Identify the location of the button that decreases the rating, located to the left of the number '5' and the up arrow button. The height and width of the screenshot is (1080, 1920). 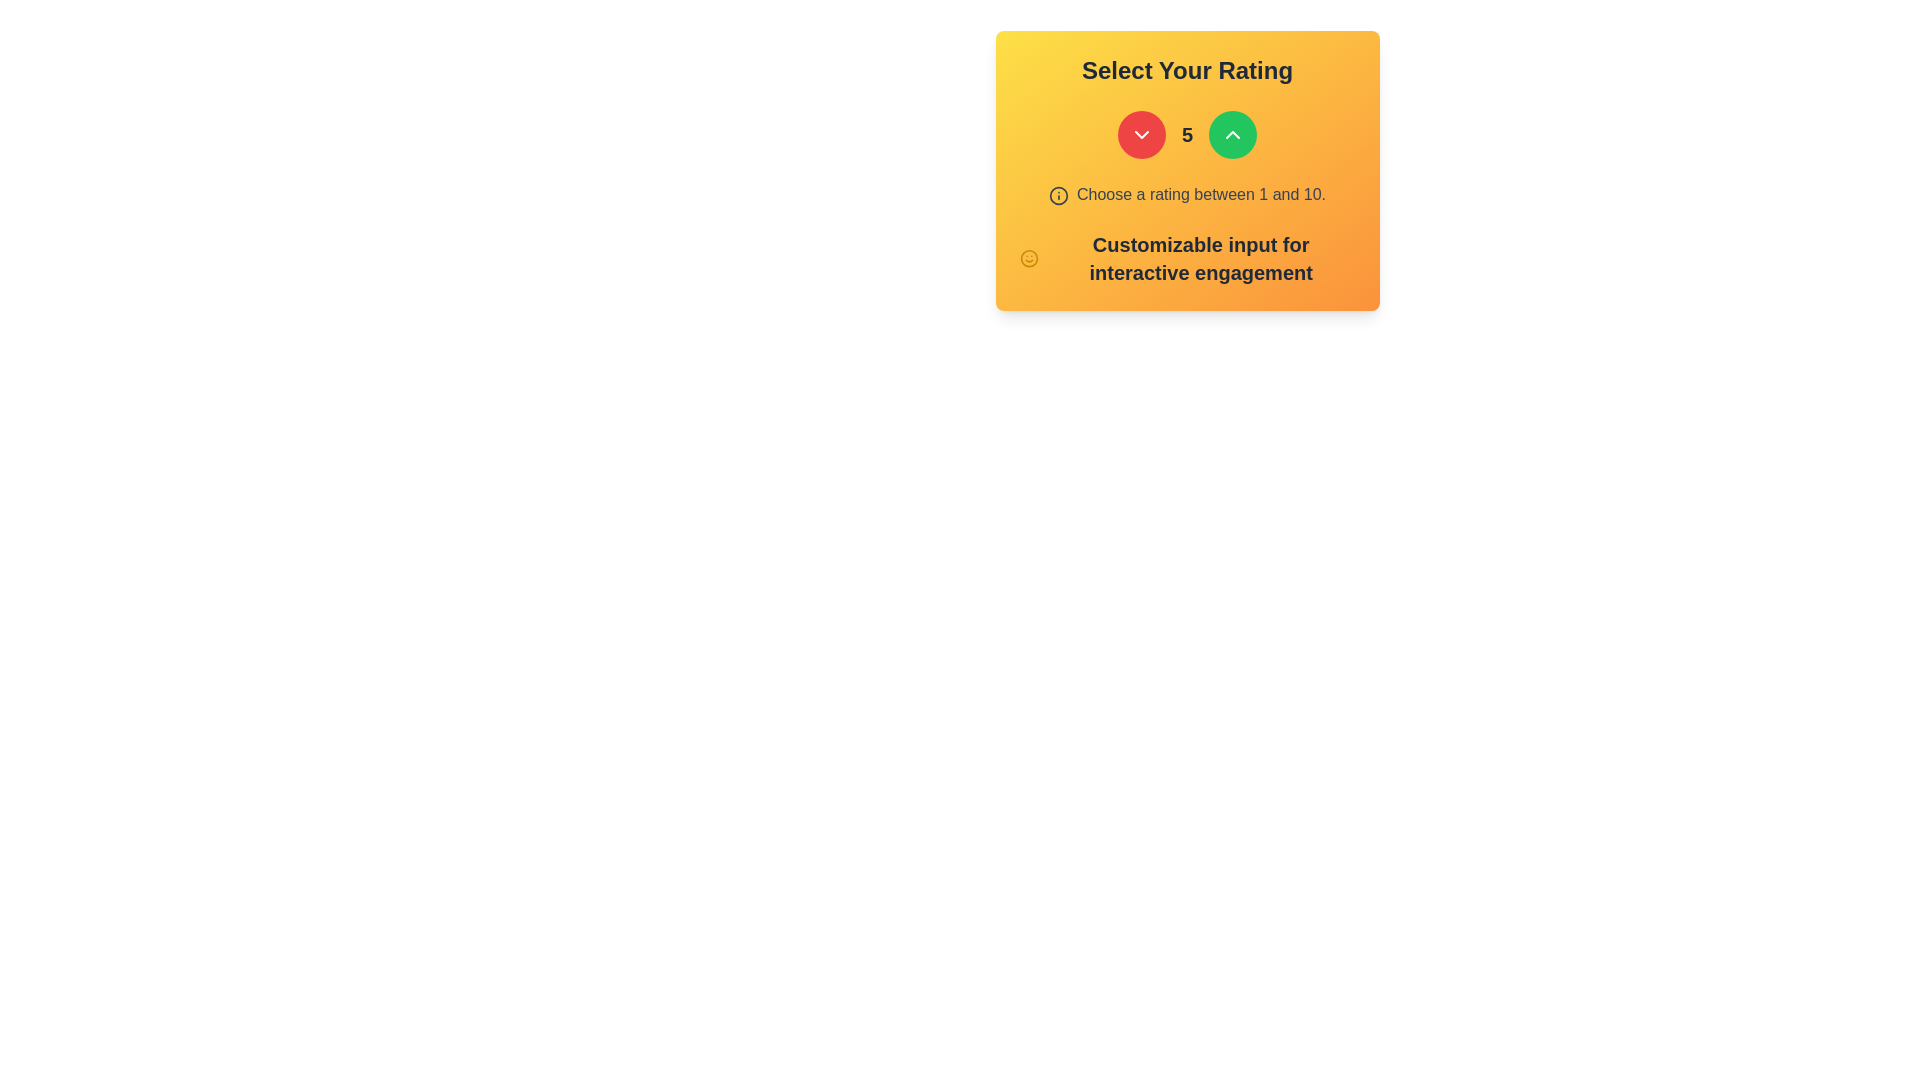
(1142, 135).